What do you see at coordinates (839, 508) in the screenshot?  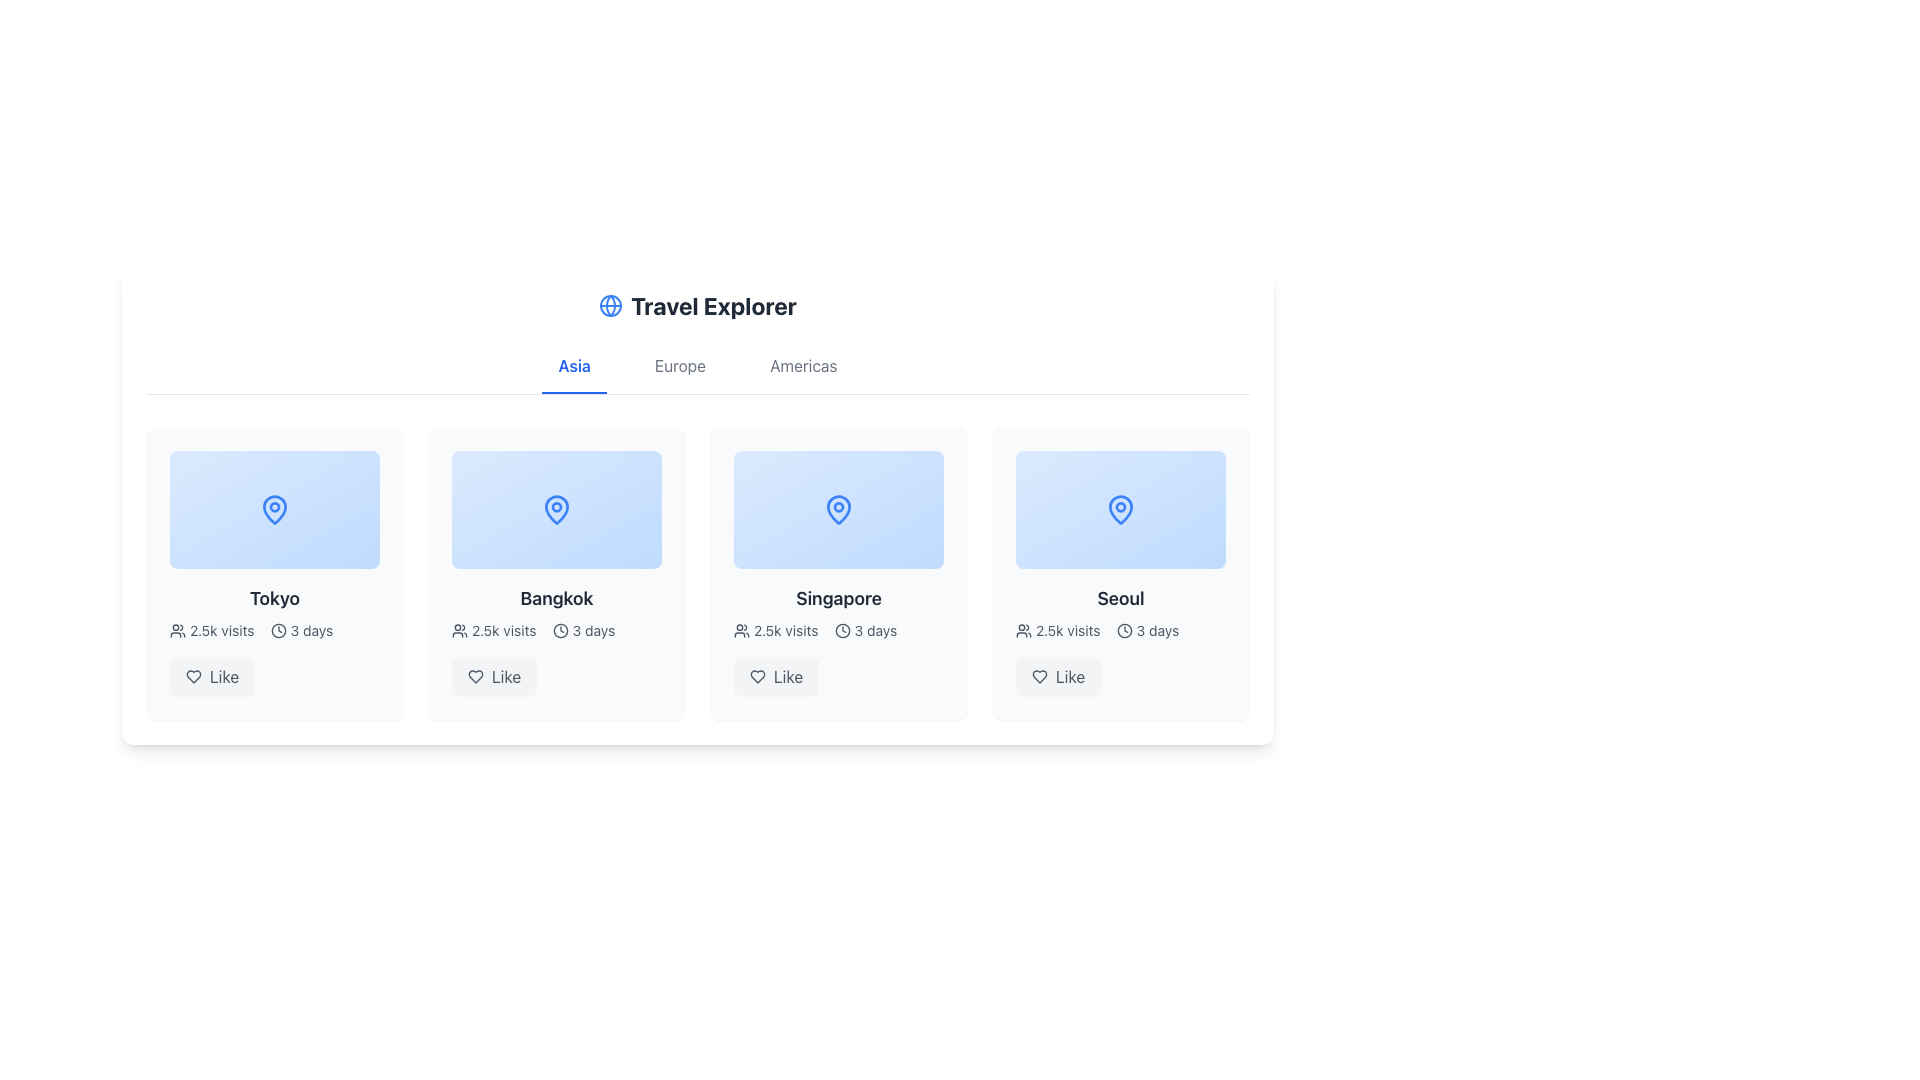 I see `the graphical location tile representing 'Singapore' in the travel exploration interface` at bounding box center [839, 508].